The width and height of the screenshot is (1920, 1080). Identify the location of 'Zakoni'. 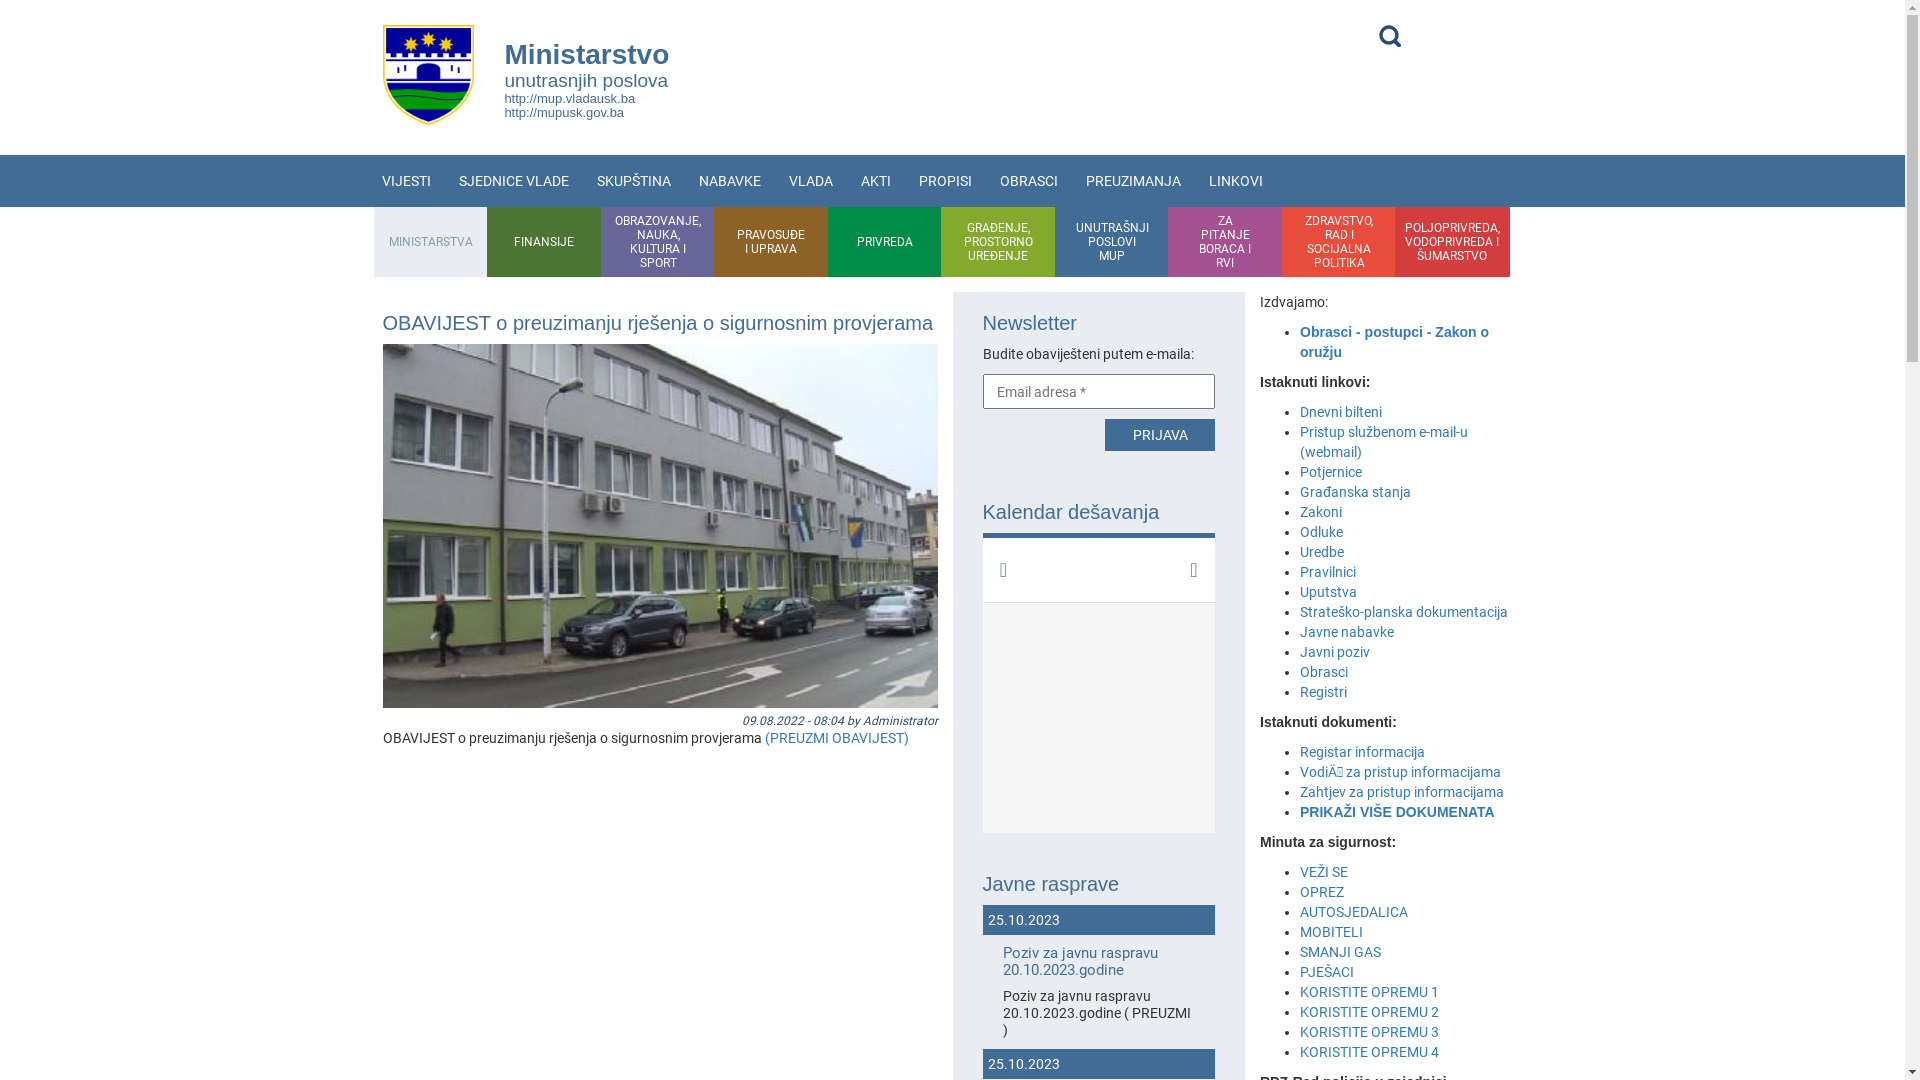
(1320, 511).